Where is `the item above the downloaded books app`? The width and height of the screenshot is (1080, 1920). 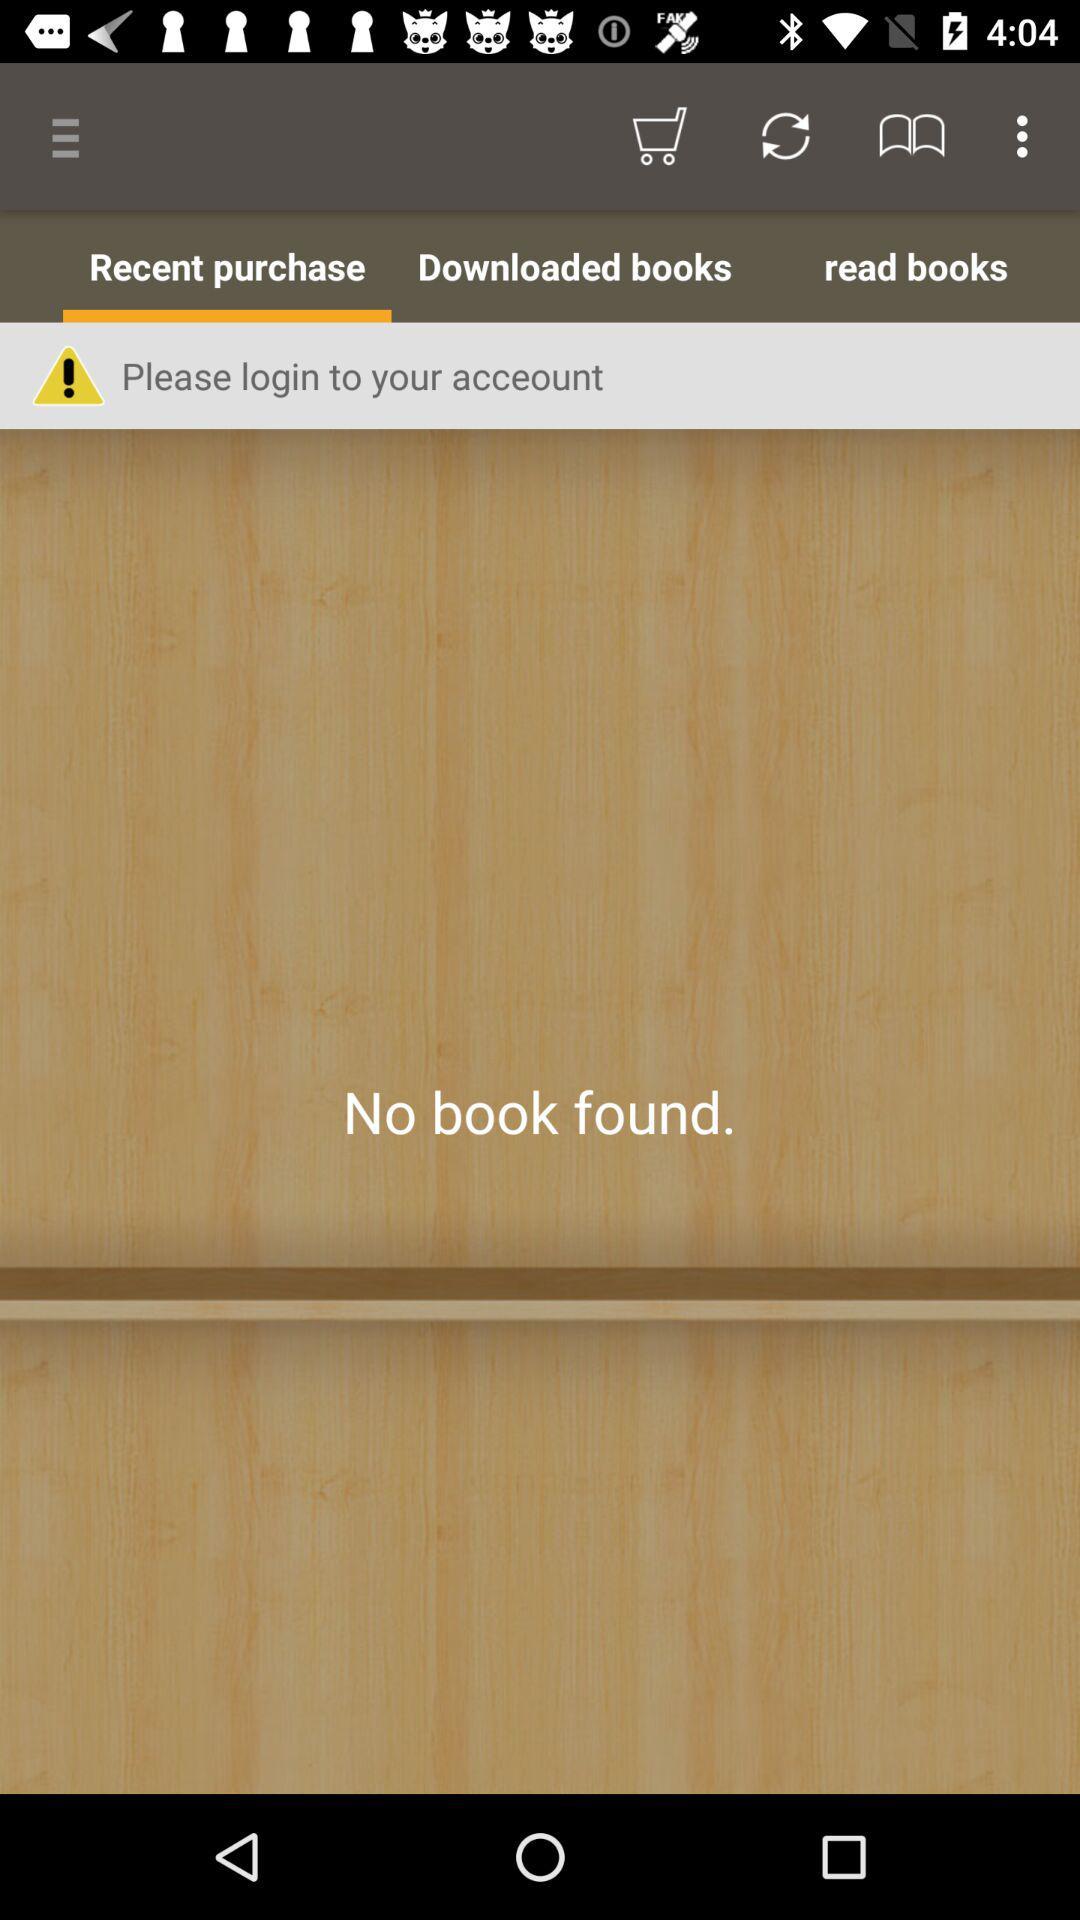 the item above the downloaded books app is located at coordinates (785, 135).